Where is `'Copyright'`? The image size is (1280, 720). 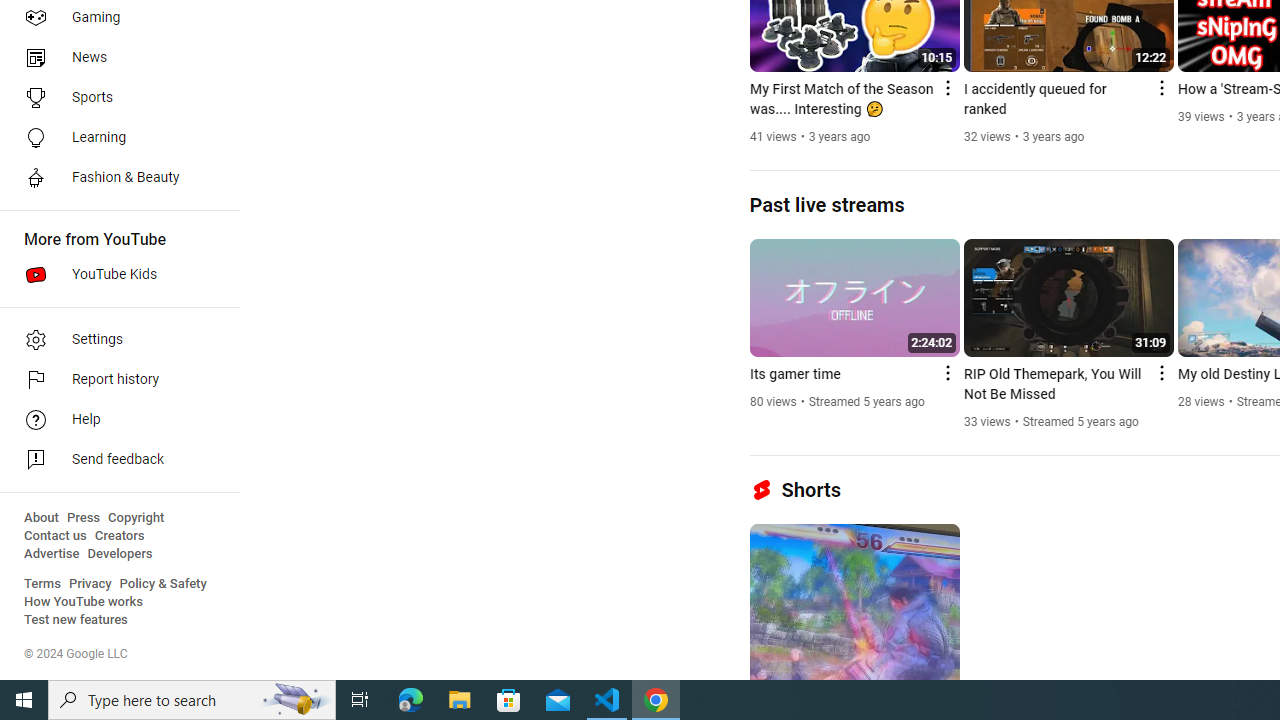
'Copyright' is located at coordinates (135, 517).